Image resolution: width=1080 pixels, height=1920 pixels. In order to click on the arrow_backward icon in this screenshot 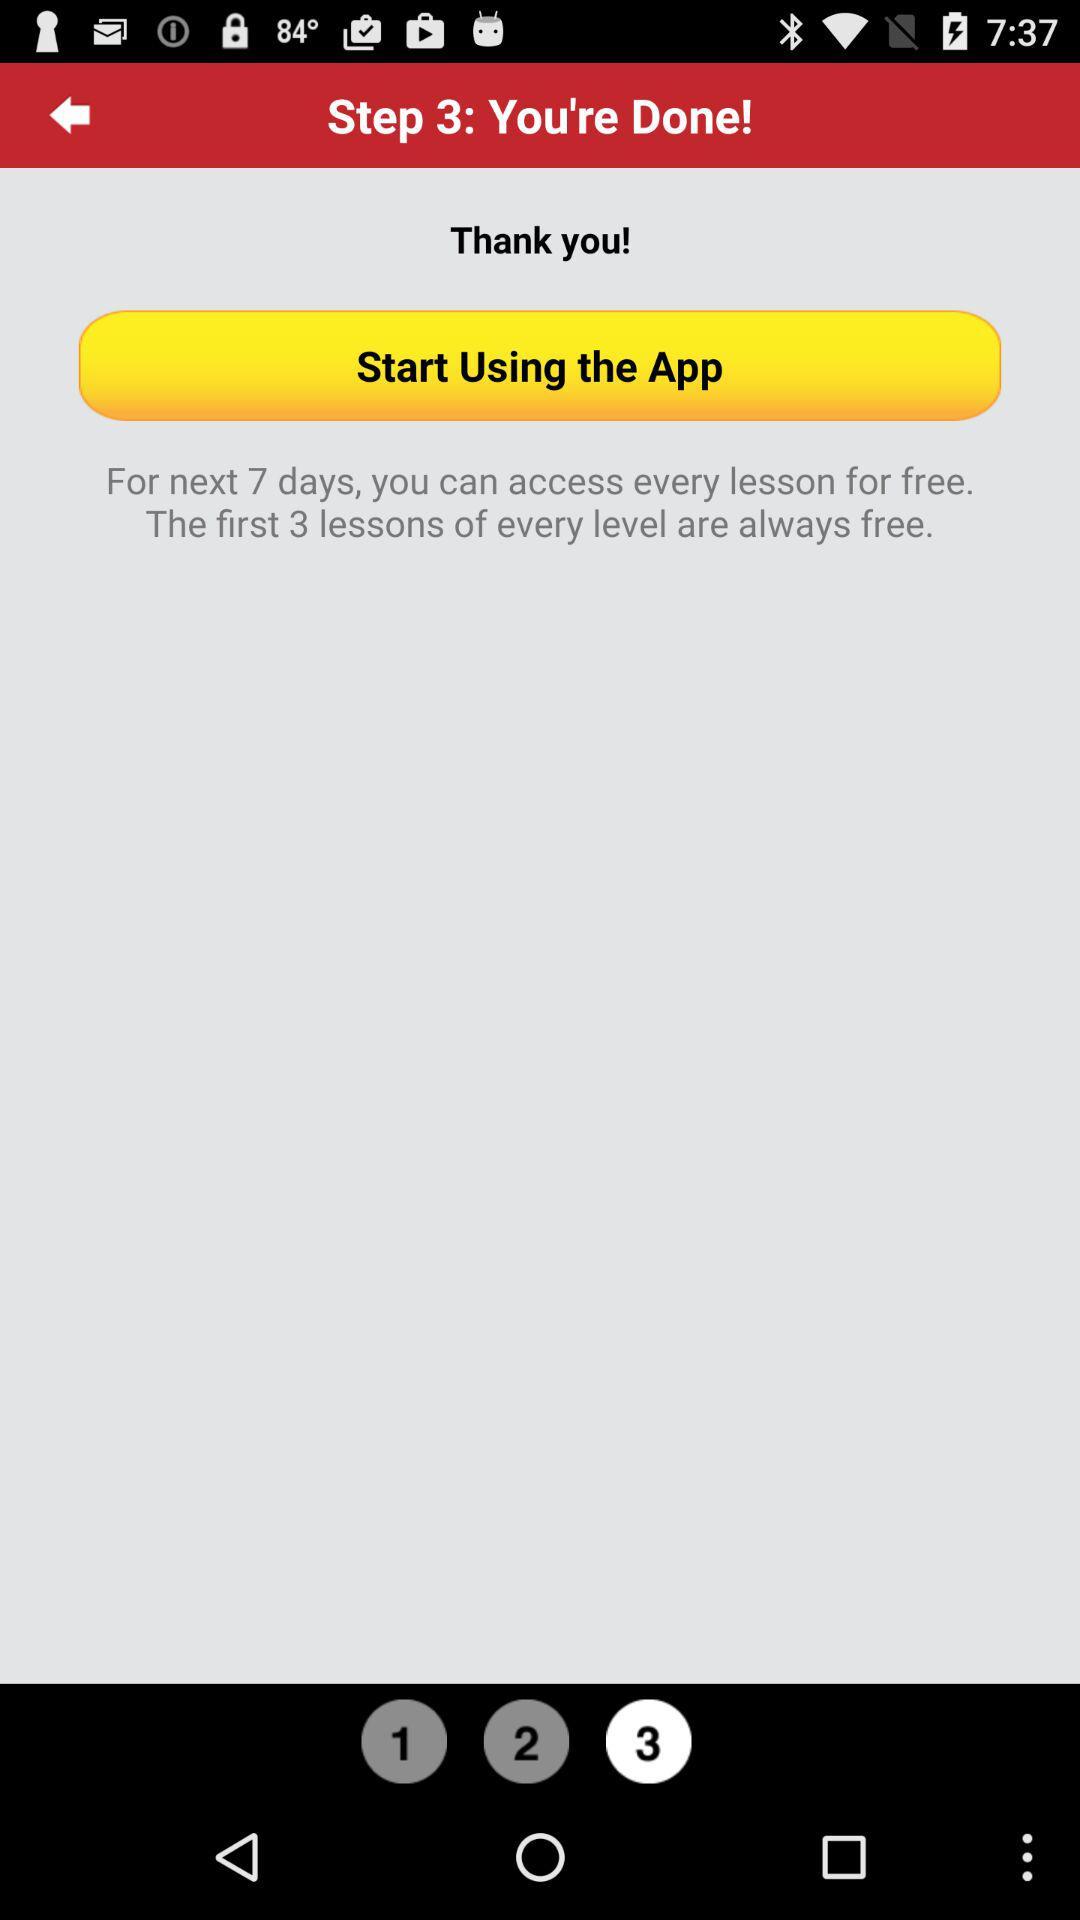, I will do `click(69, 122)`.